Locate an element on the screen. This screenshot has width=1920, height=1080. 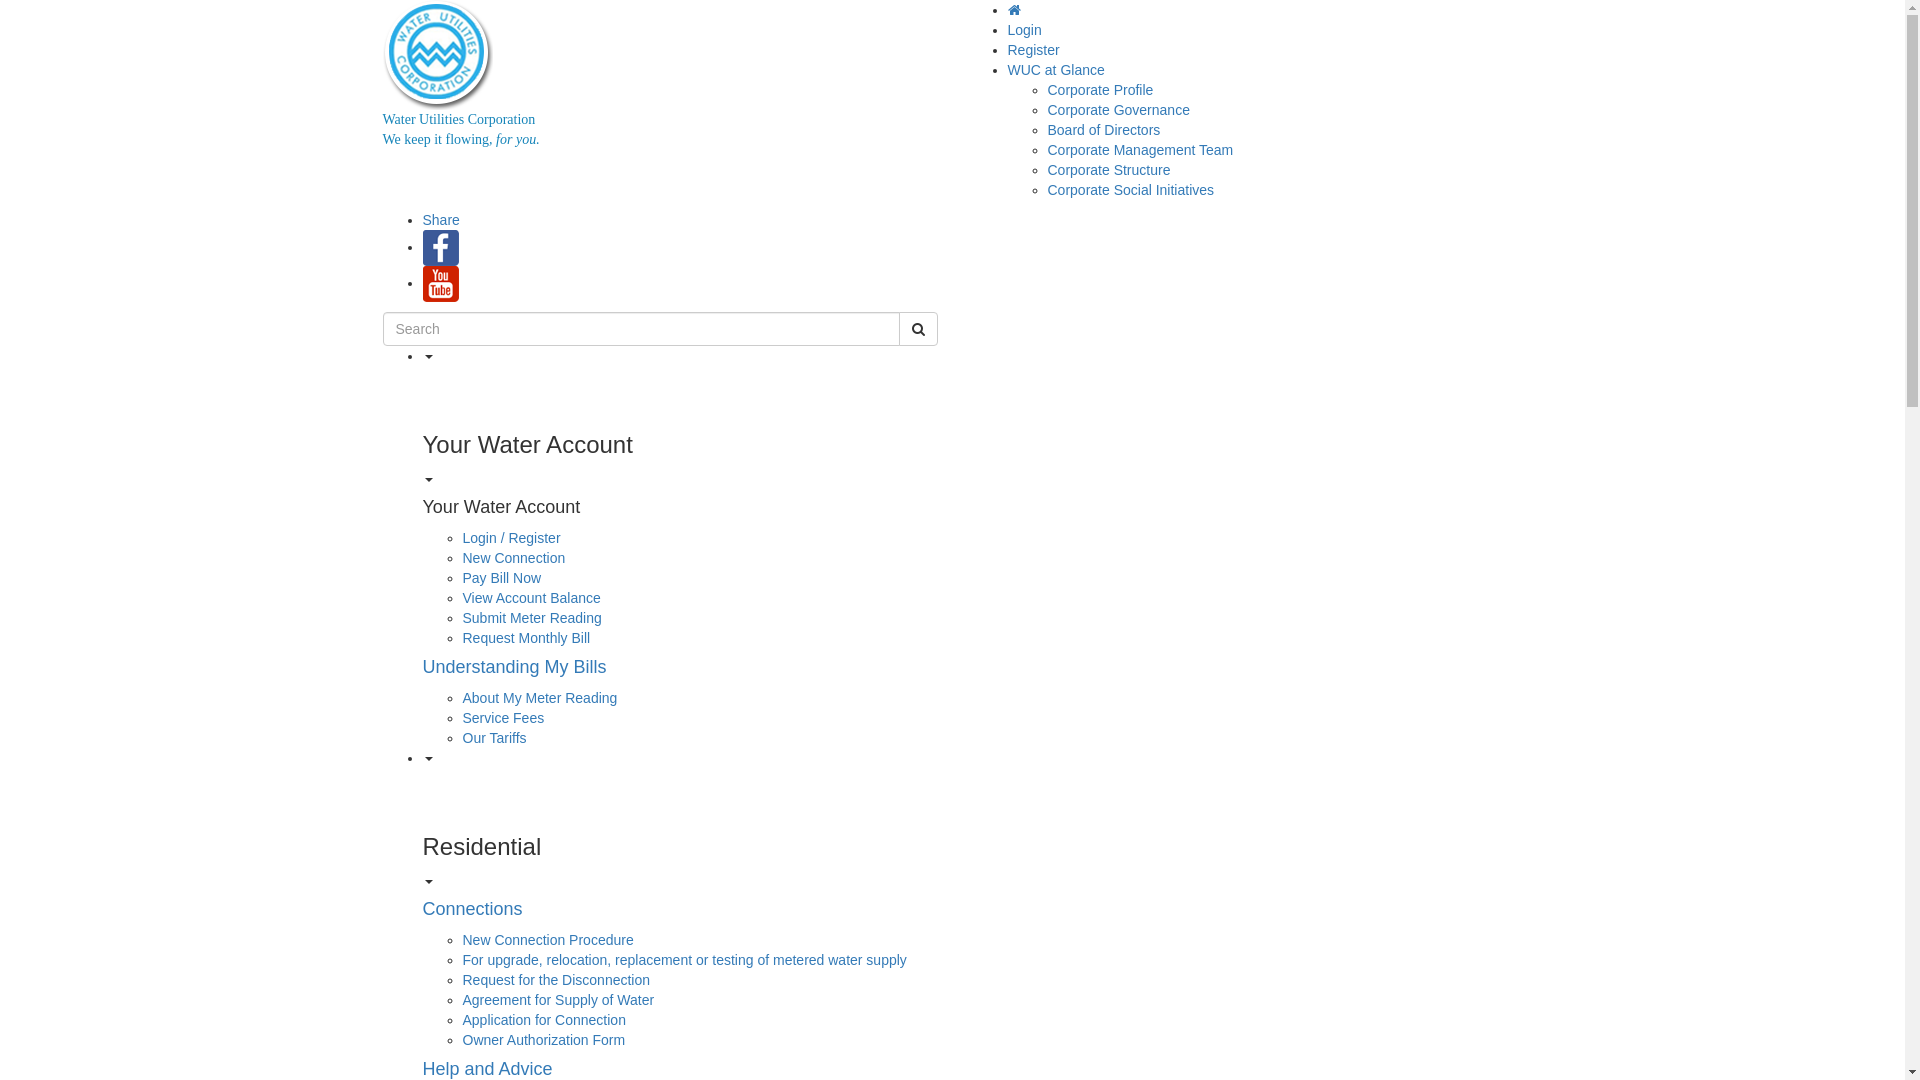
'New Connection Procedure' is located at coordinates (547, 940).